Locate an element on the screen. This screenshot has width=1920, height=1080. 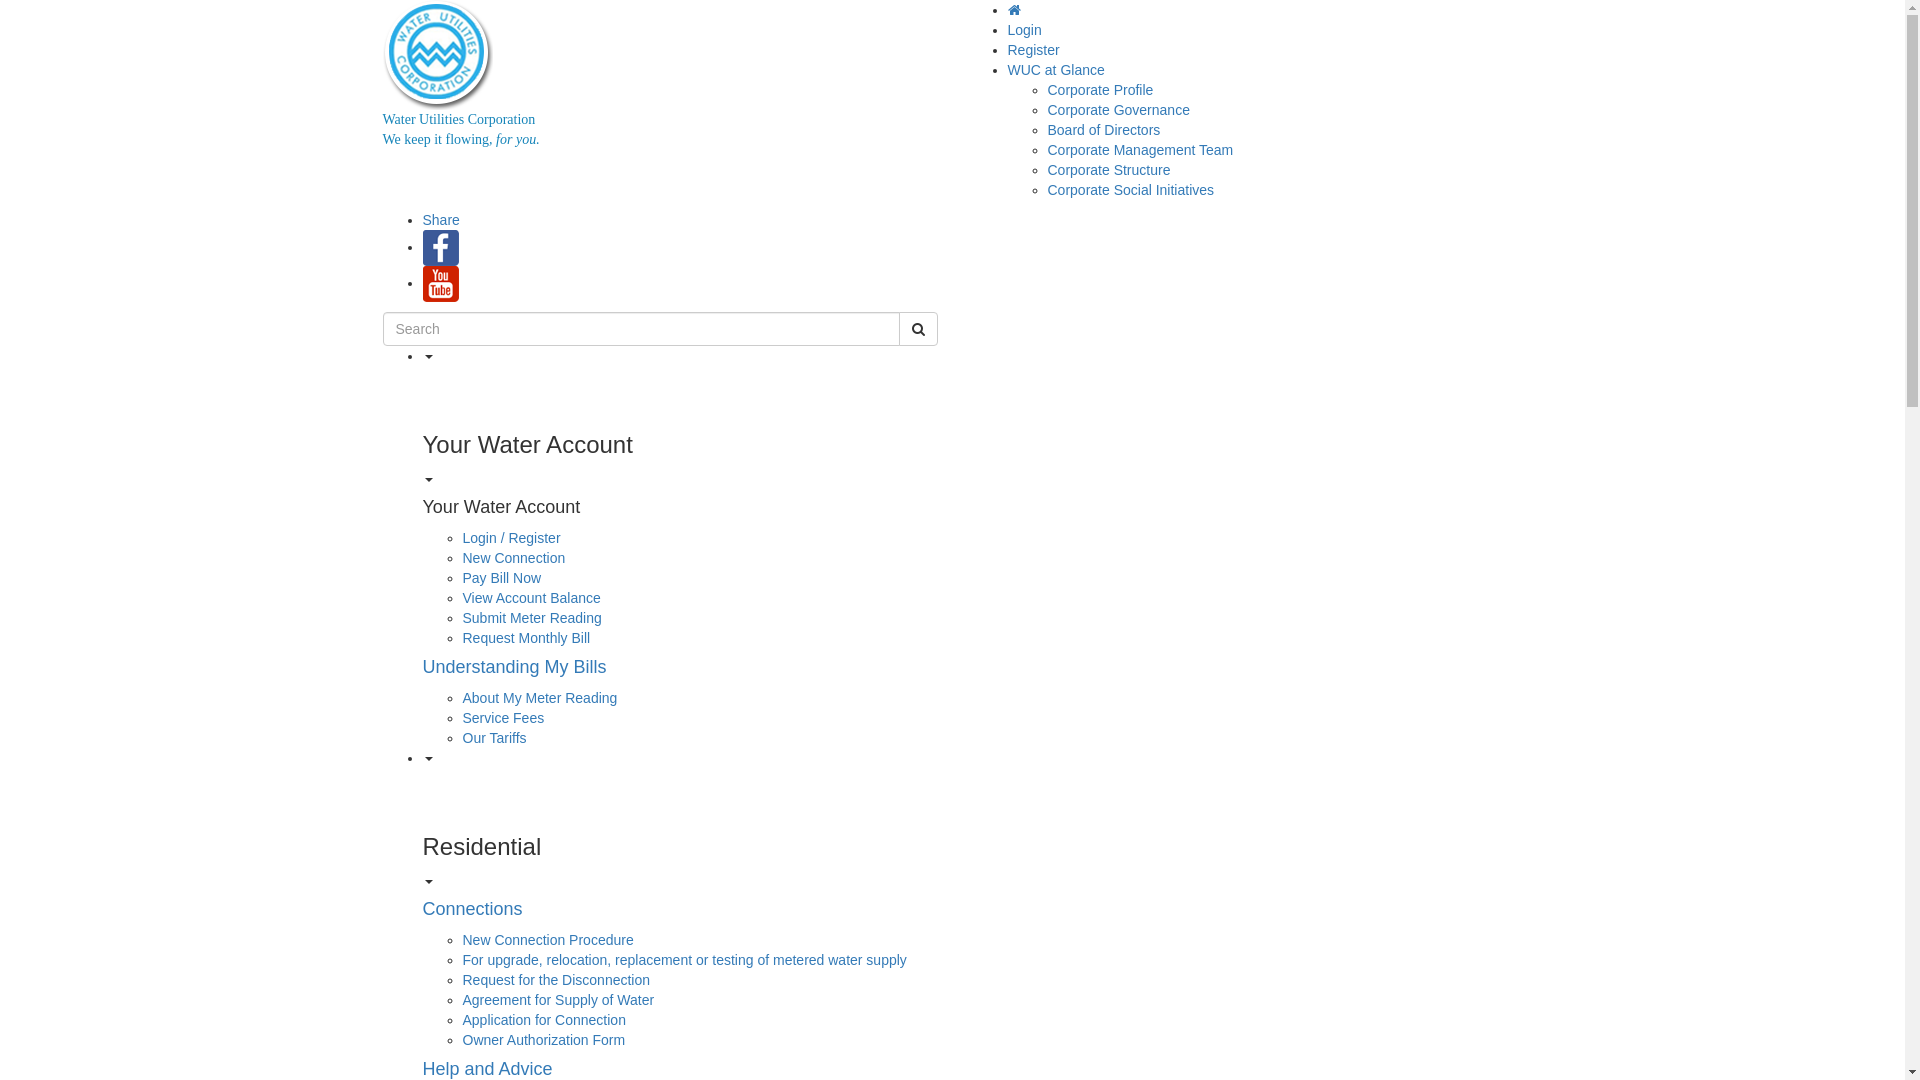
'New Connection Procedure' is located at coordinates (547, 940).